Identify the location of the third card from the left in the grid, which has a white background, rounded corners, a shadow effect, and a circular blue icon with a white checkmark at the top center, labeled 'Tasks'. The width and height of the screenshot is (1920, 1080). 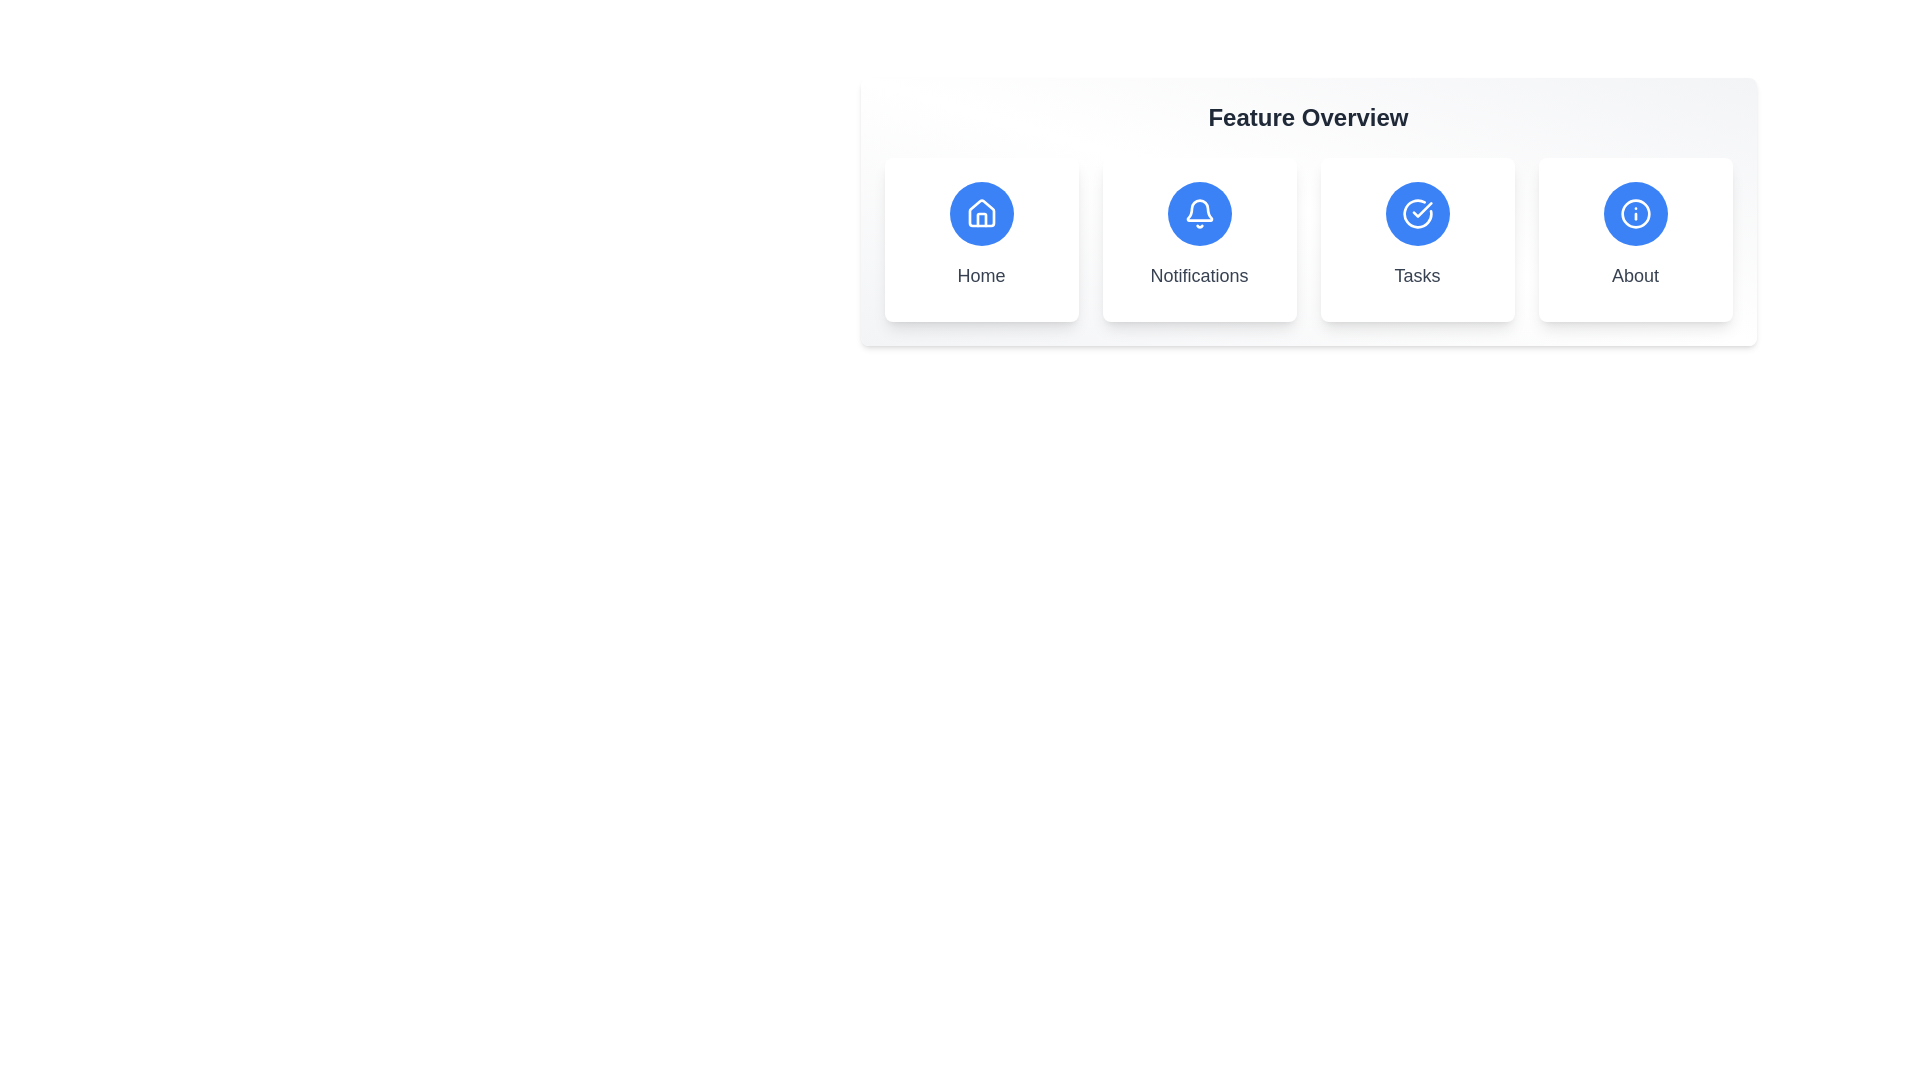
(1416, 238).